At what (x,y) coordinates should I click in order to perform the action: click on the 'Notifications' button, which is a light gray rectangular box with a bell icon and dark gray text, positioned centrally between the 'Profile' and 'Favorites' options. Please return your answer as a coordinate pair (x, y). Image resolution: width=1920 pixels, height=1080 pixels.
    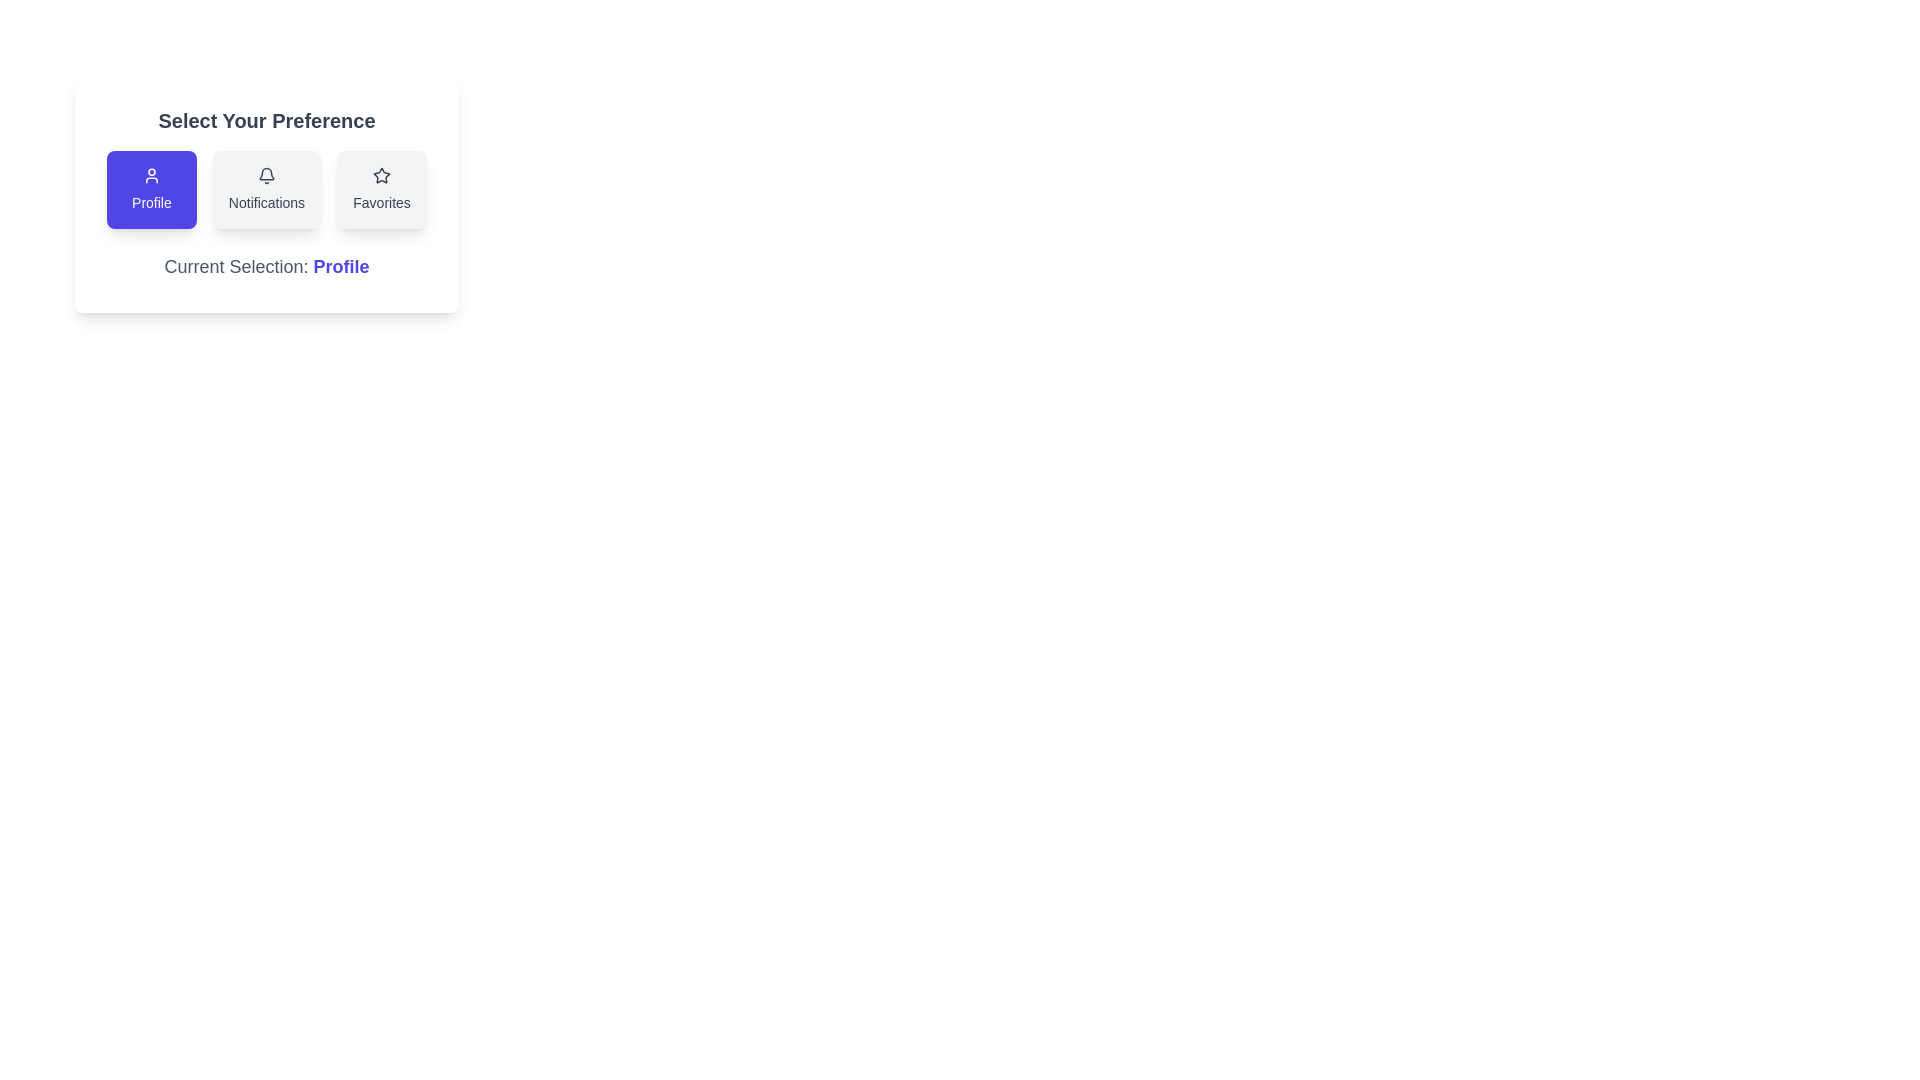
    Looking at the image, I should click on (266, 189).